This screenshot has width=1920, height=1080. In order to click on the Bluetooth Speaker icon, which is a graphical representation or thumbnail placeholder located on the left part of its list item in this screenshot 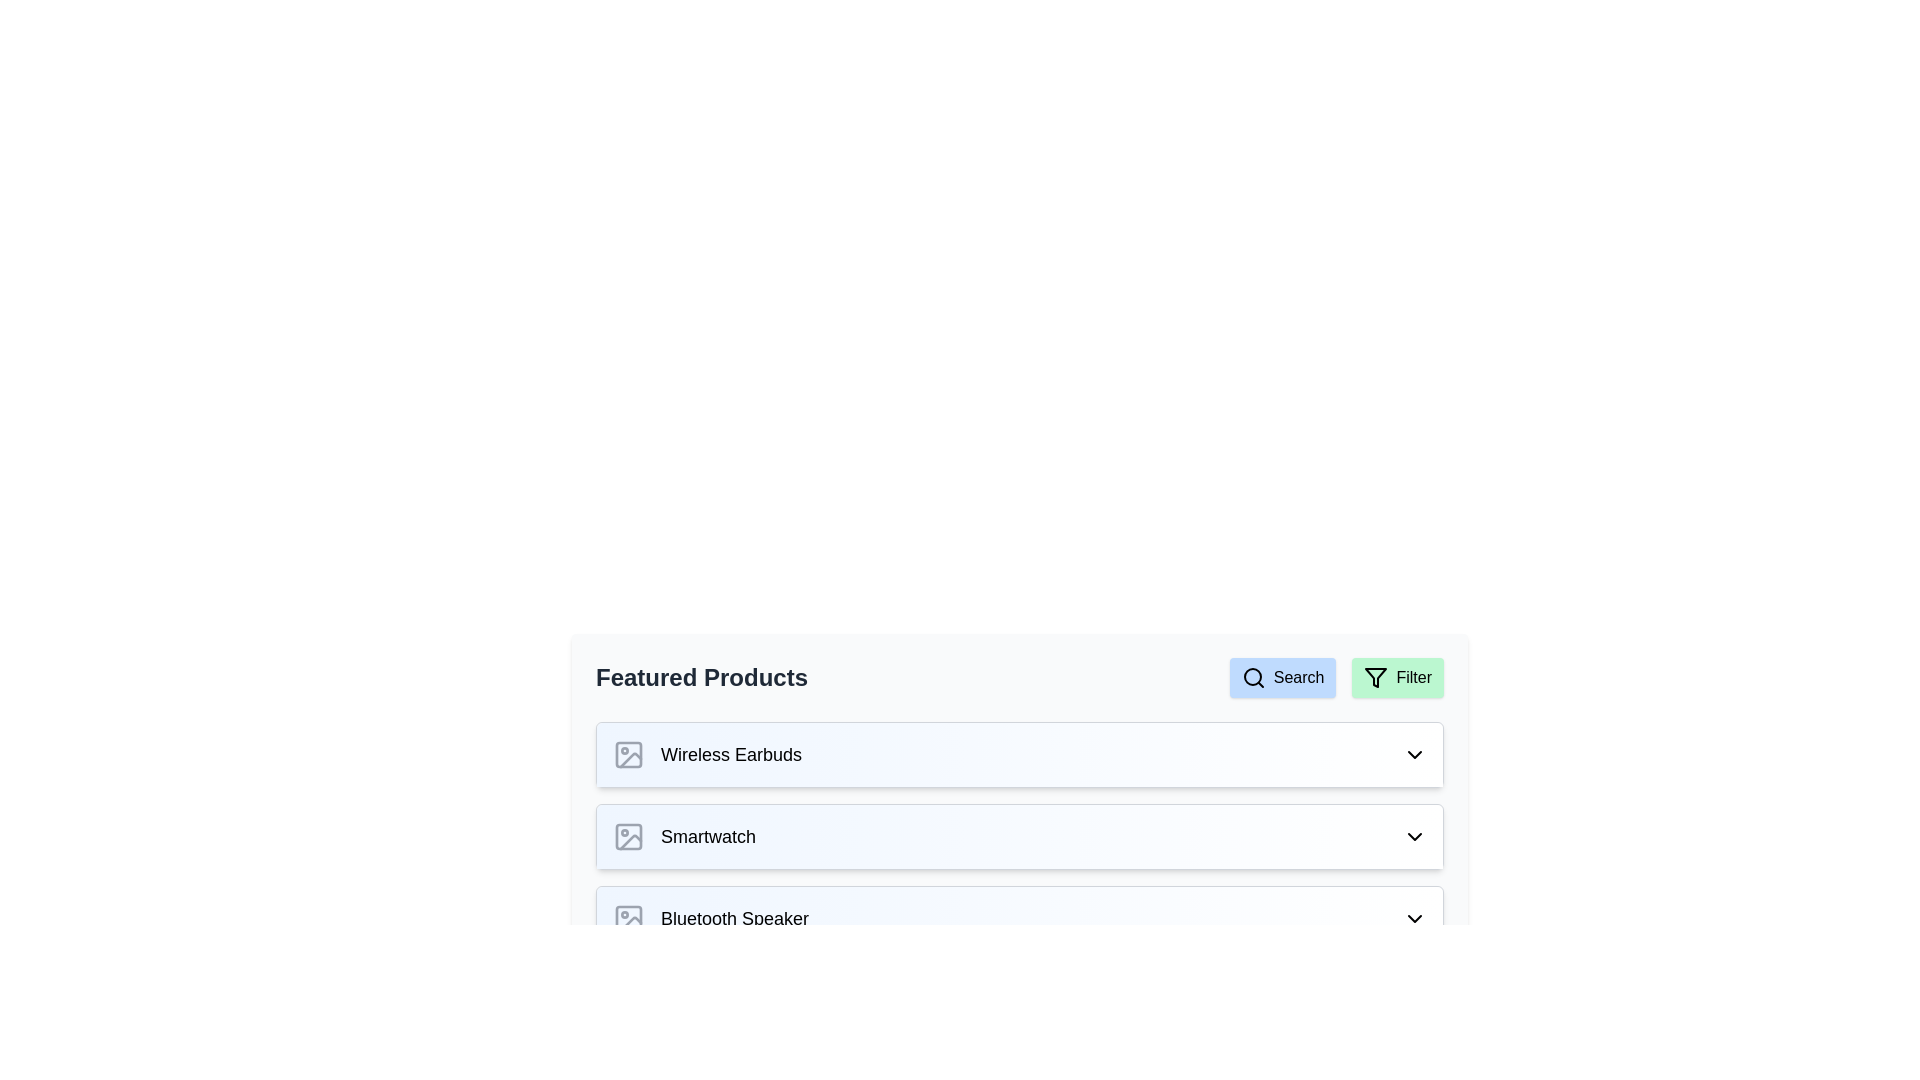, I will do `click(627, 918)`.